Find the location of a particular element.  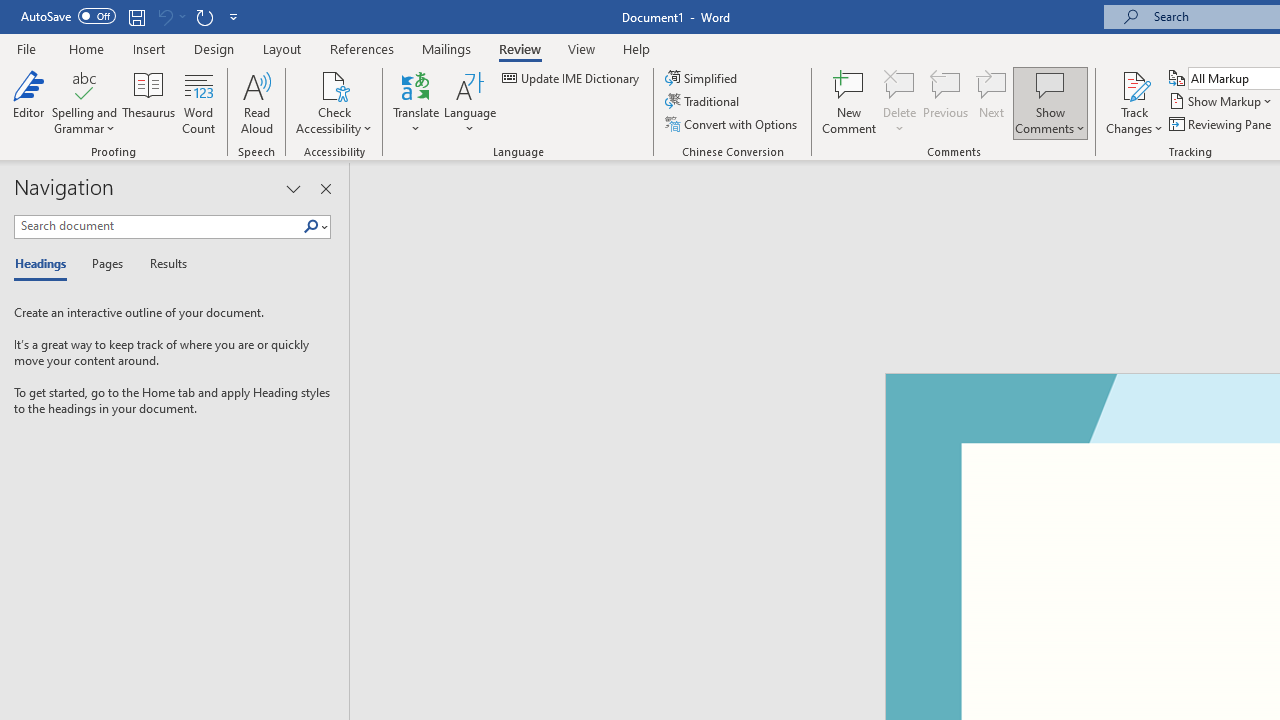

'Update IME Dictionary...' is located at coordinates (571, 77).